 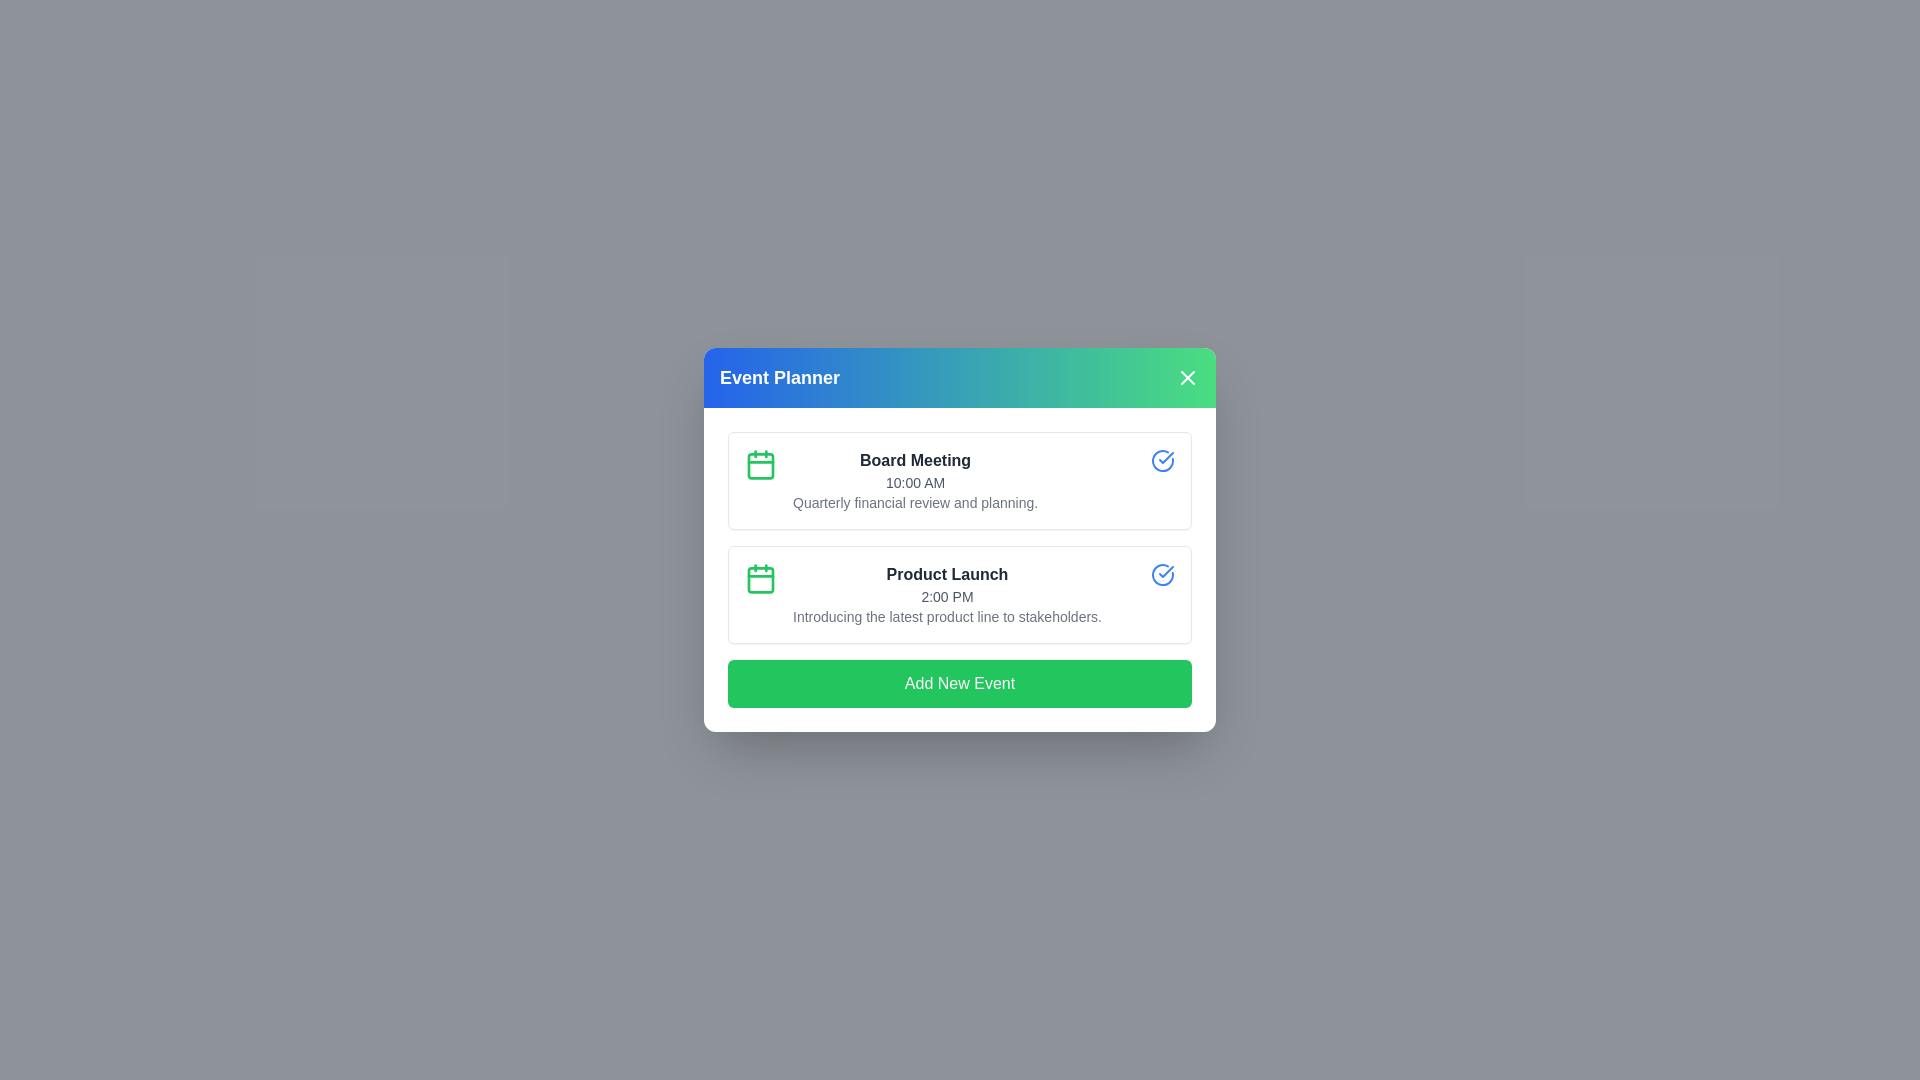 I want to click on the rounded rectangle inside the green calendar icon for the 'Board Meeting' event in the event planner modal, so click(x=760, y=466).